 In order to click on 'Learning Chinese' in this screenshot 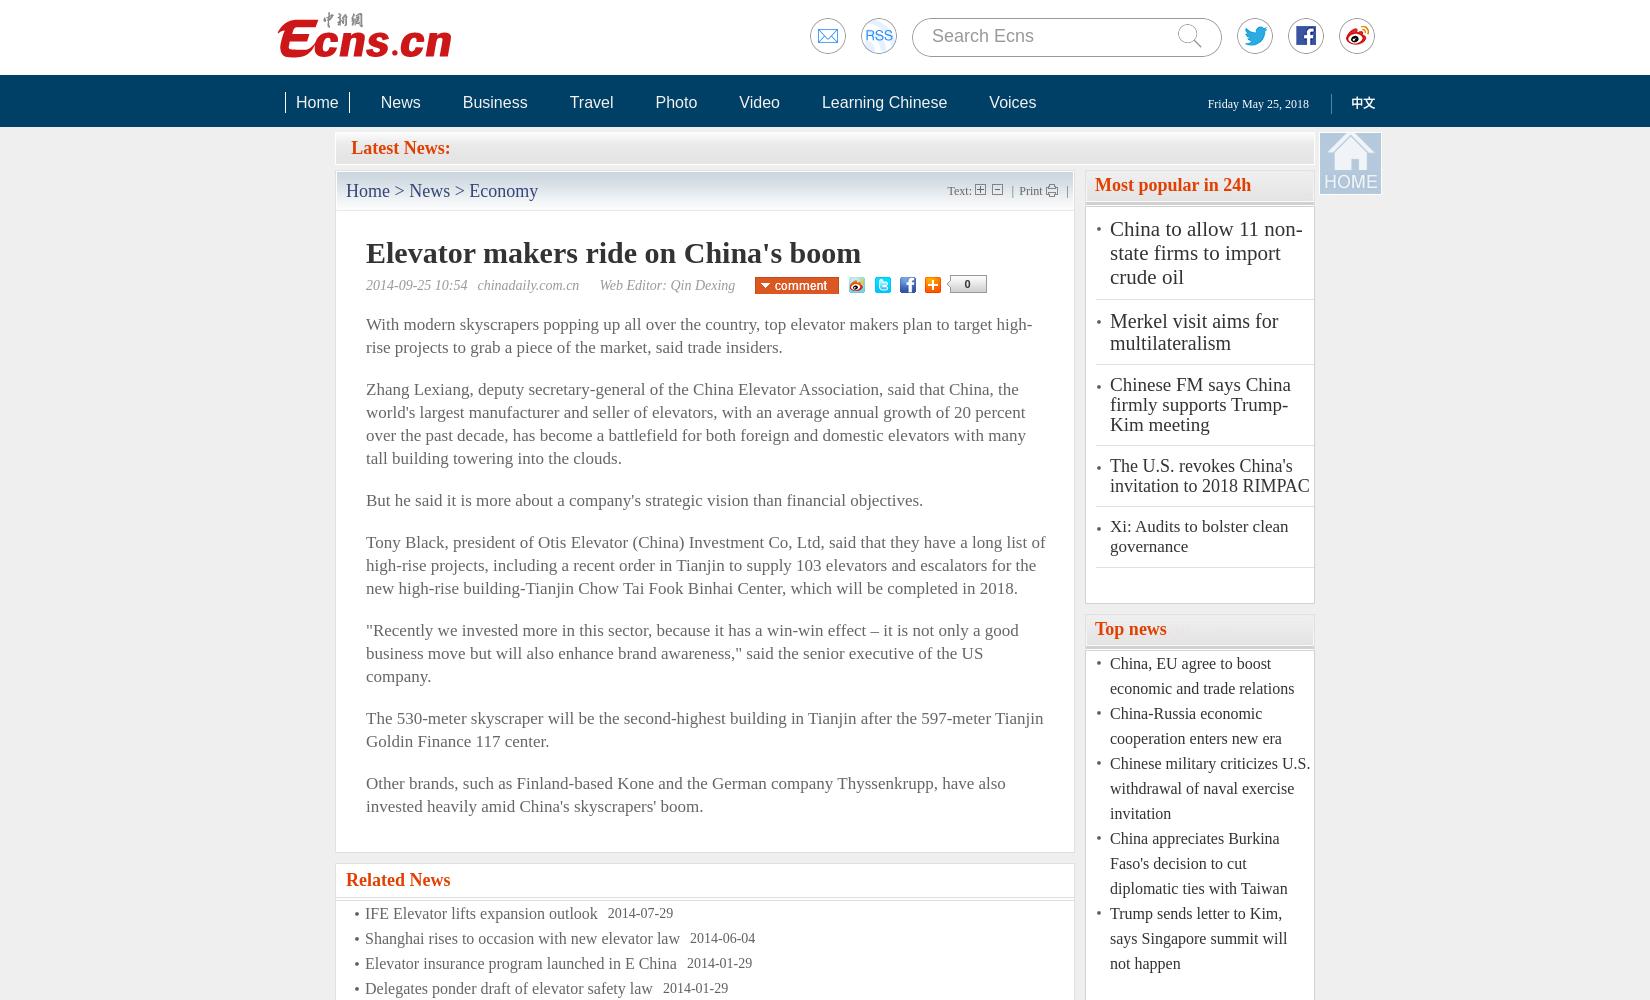, I will do `click(884, 101)`.